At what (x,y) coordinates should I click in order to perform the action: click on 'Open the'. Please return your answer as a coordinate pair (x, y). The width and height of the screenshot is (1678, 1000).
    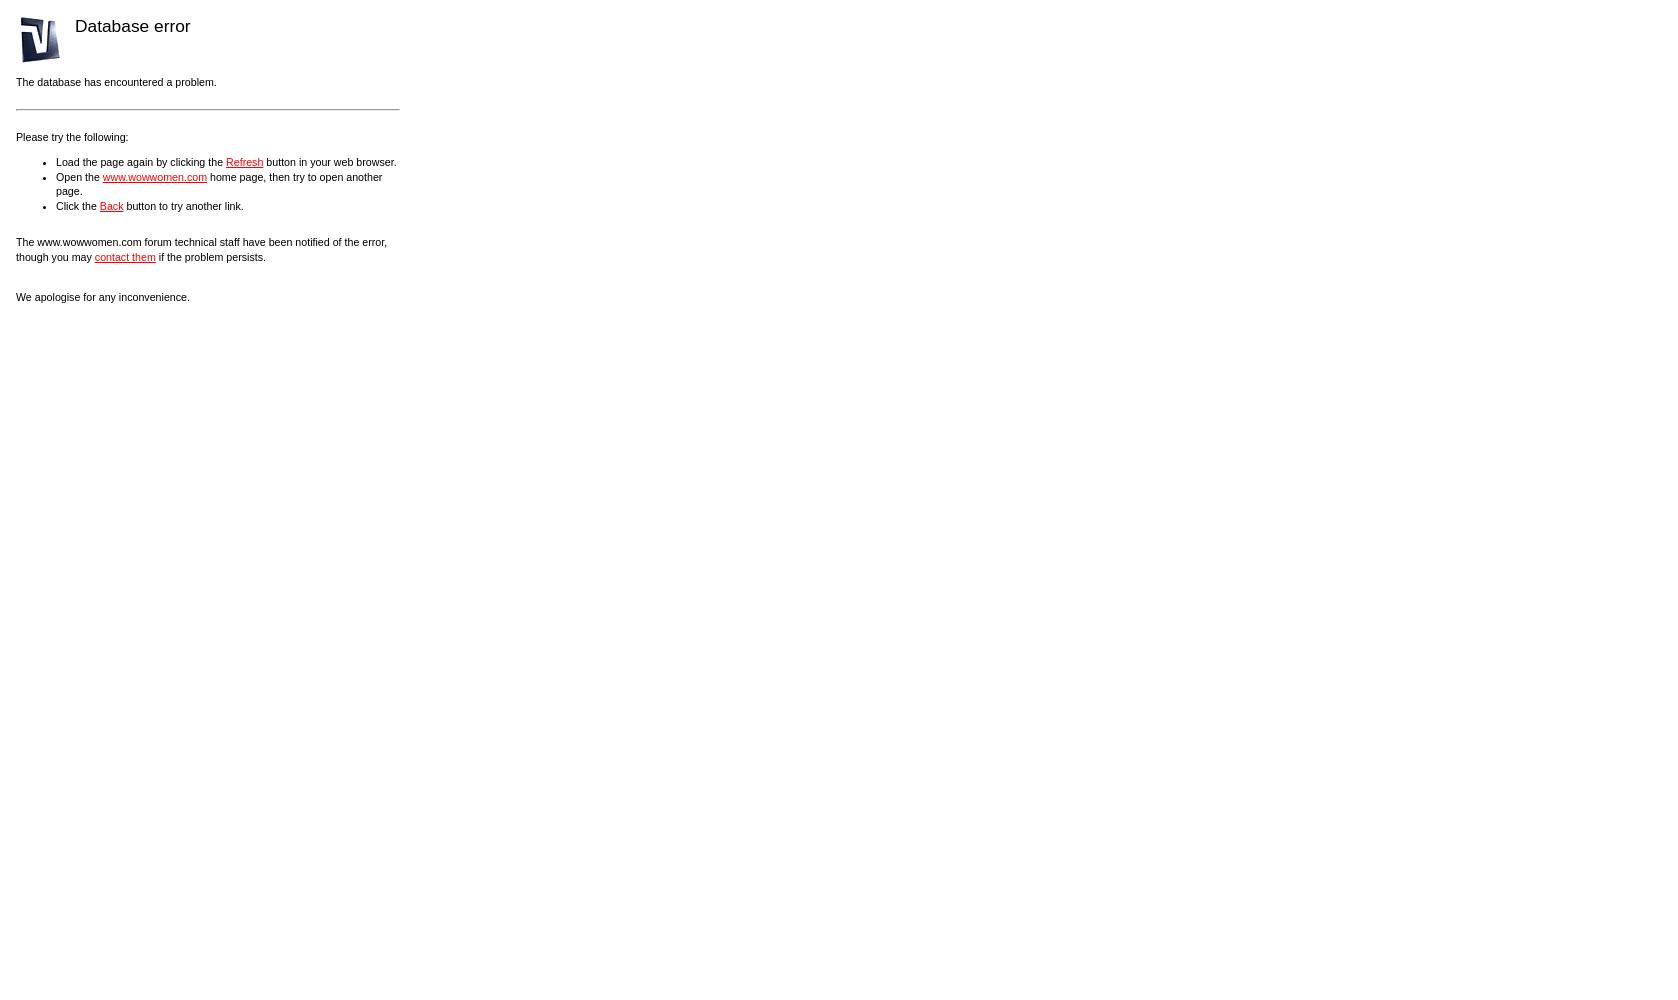
    Looking at the image, I should click on (56, 176).